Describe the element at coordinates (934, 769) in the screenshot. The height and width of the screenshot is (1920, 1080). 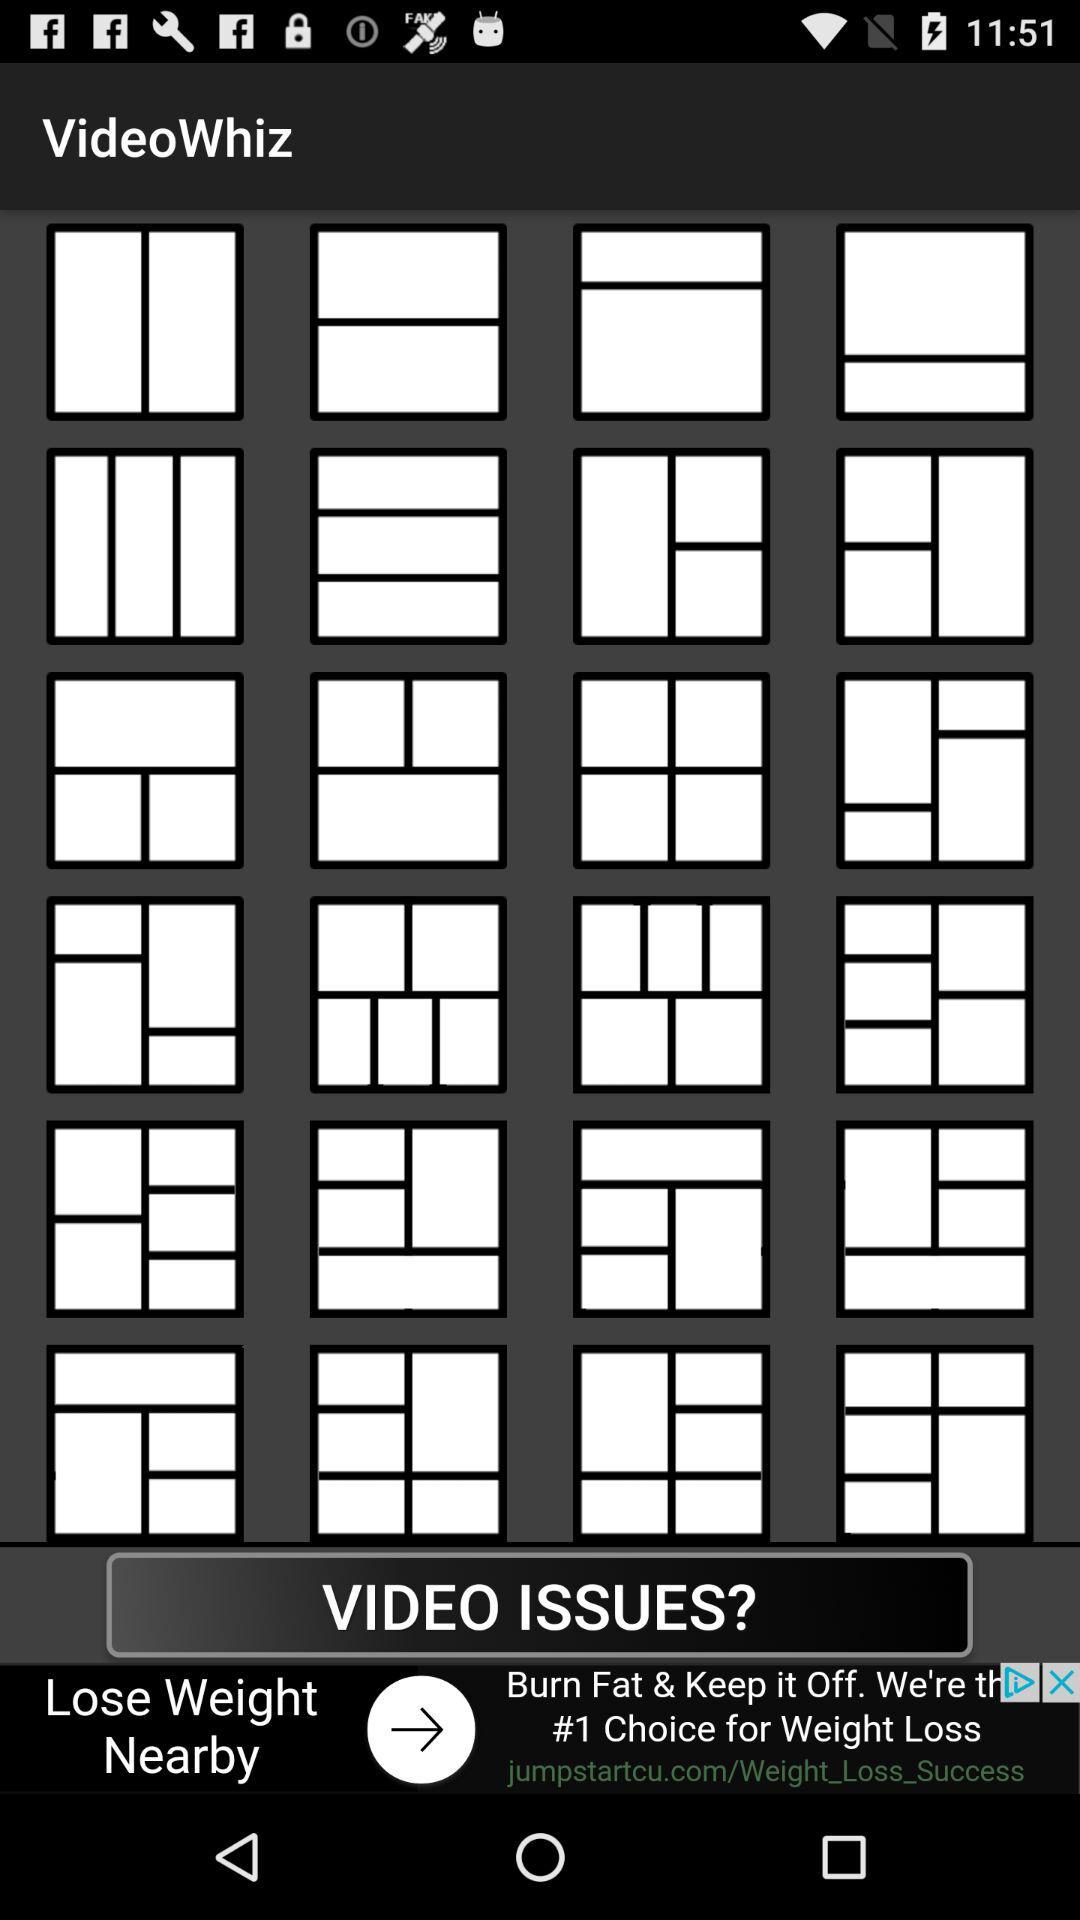
I see `model of a grid` at that location.